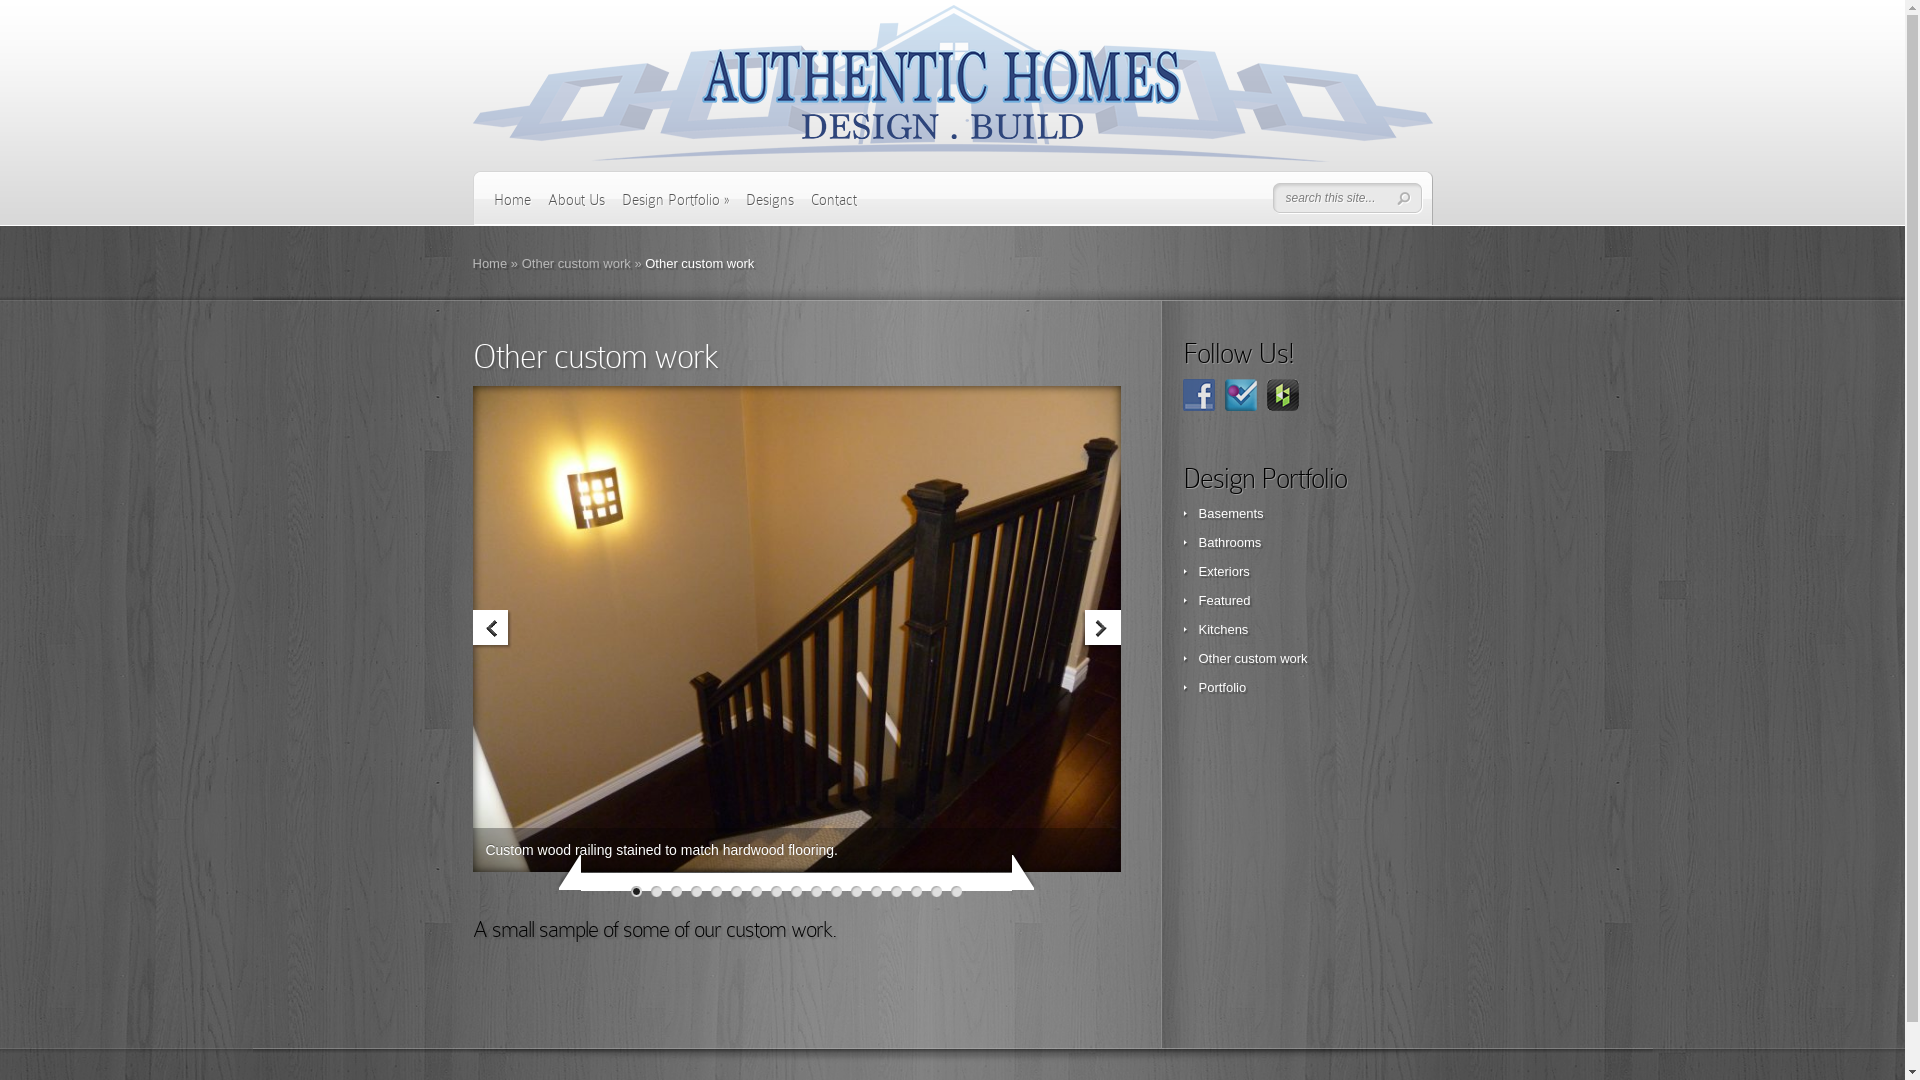  I want to click on 'Portfolio', so click(1221, 686).